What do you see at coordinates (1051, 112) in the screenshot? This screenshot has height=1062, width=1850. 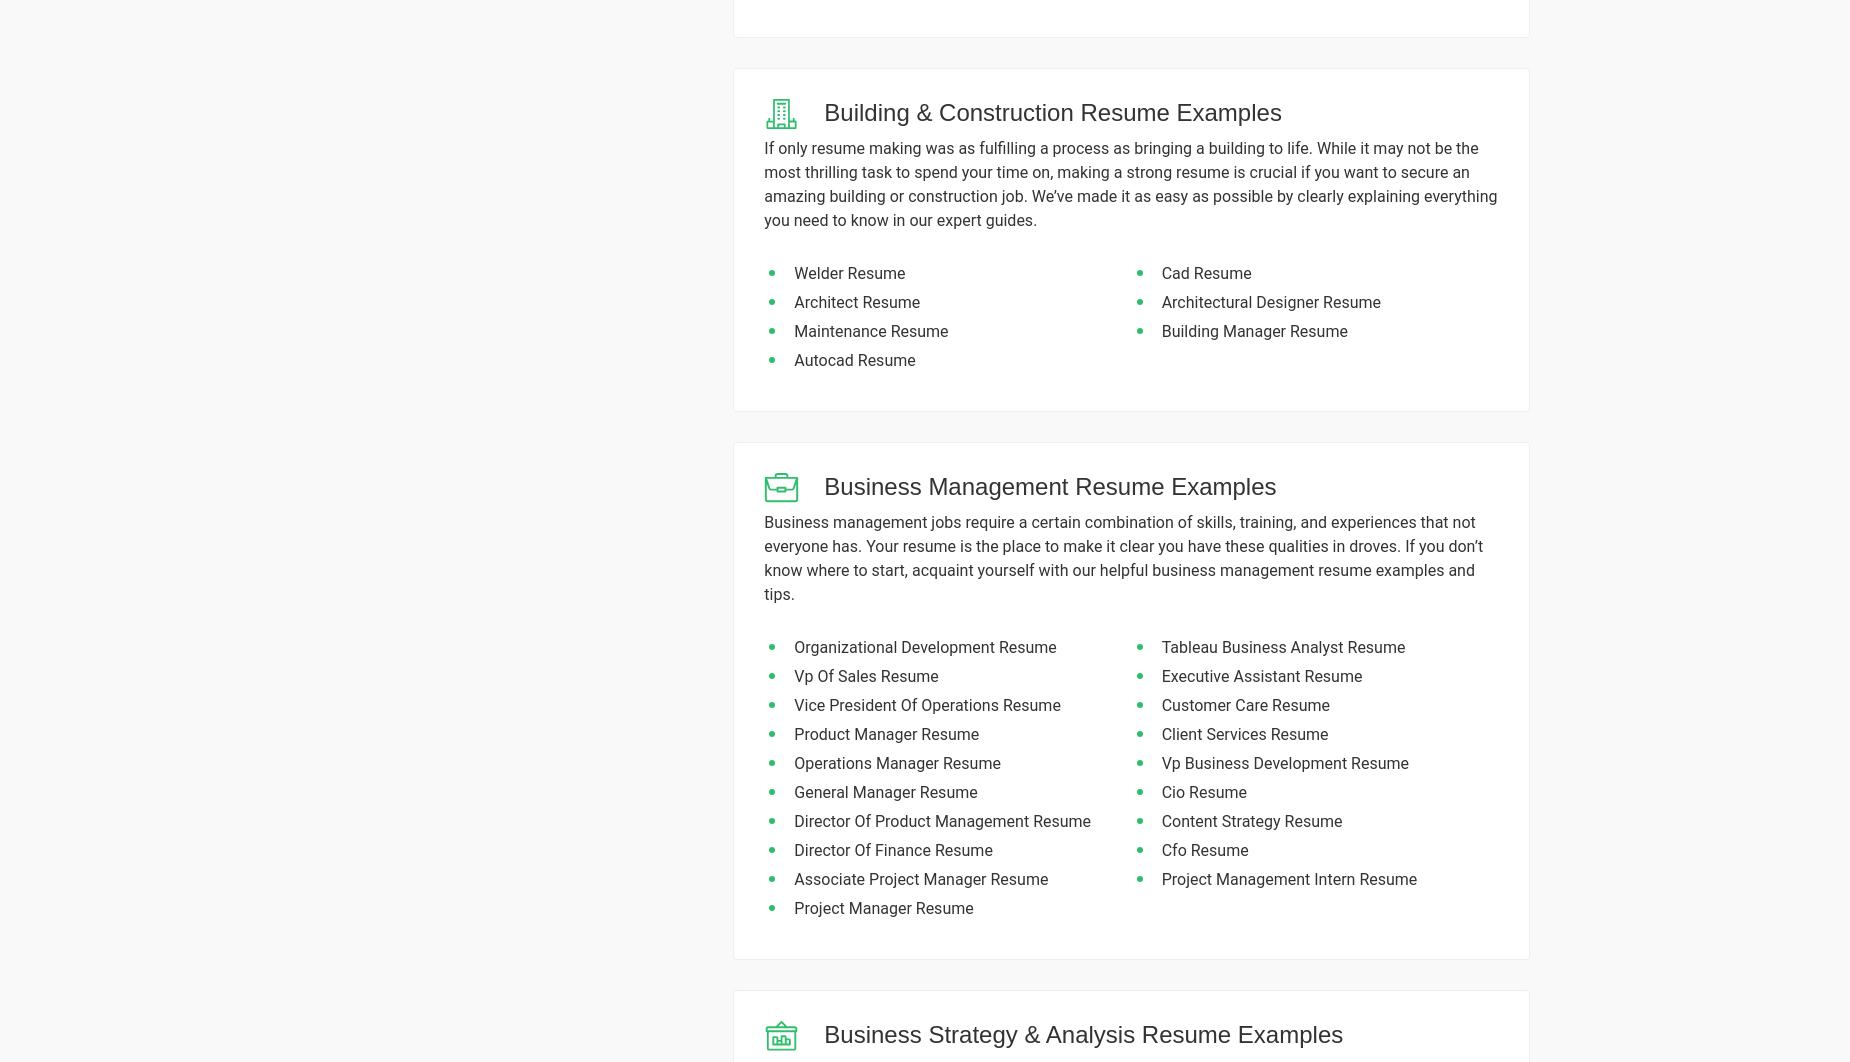 I see `'Building & Construction Resume Examples'` at bounding box center [1051, 112].